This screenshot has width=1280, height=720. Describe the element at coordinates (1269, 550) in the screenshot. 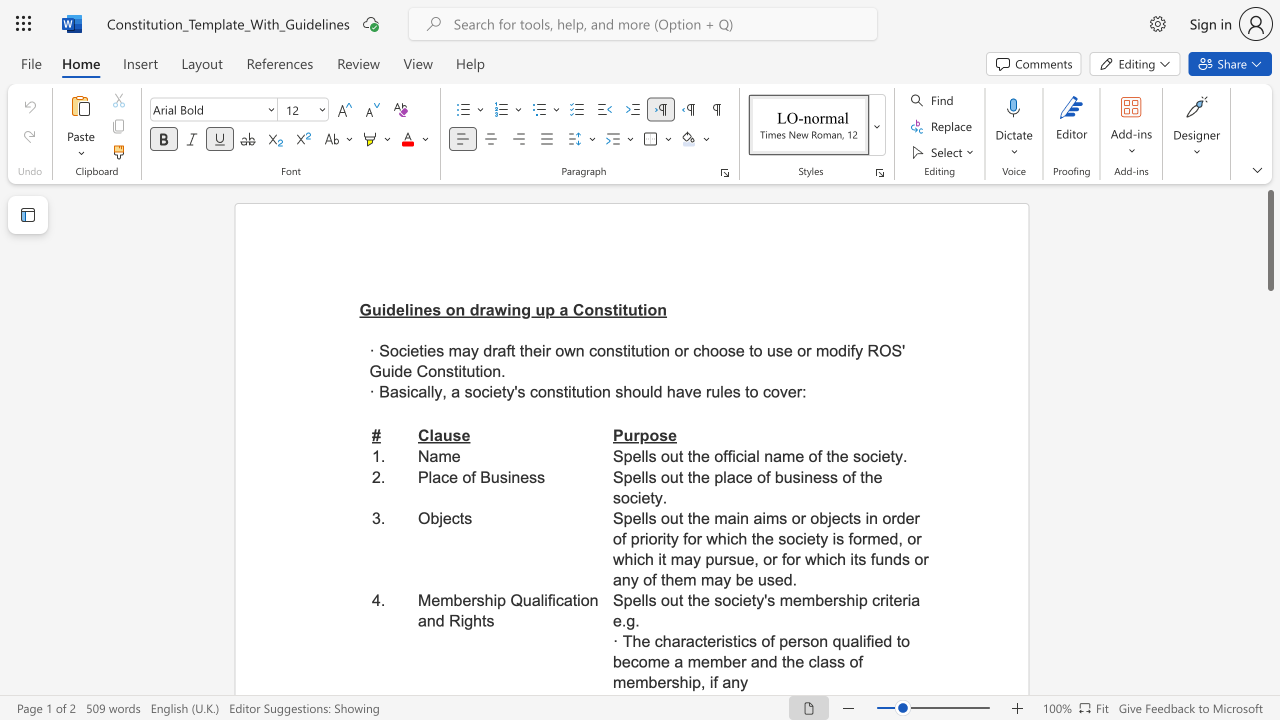

I see `the scrollbar to scroll downward` at that location.